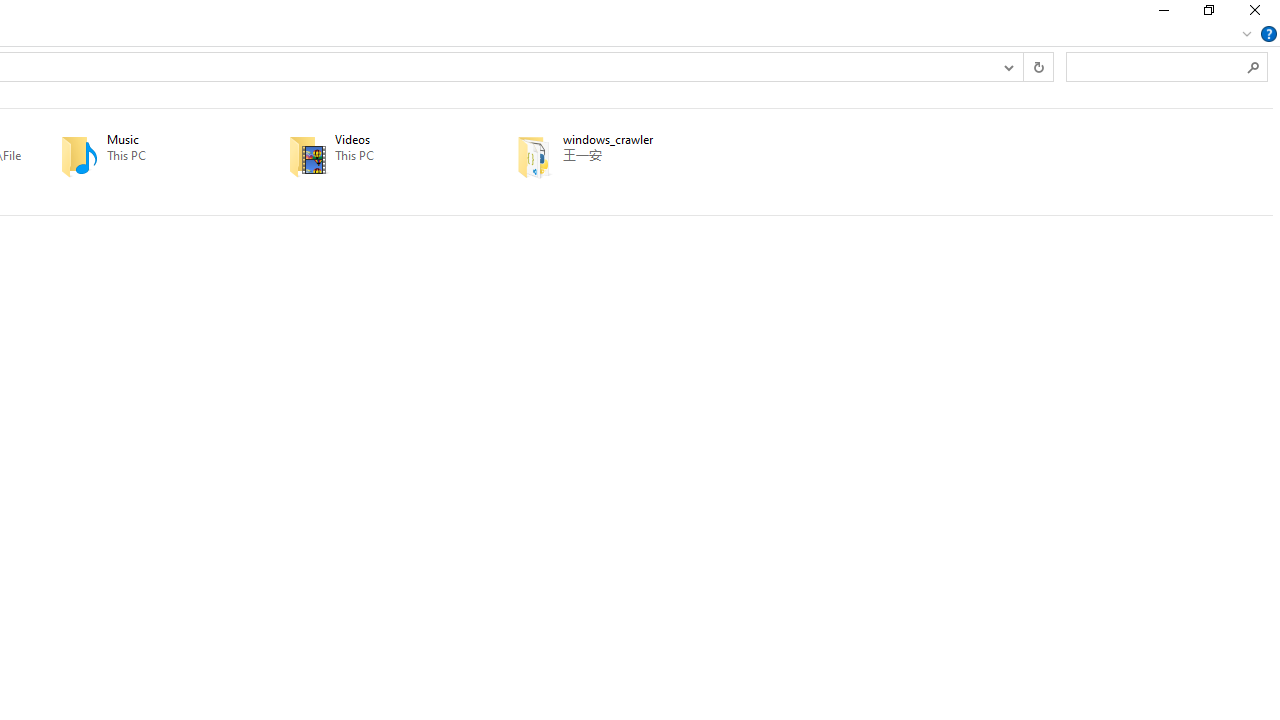  Describe the element at coordinates (1157, 65) in the screenshot. I see `'Search Box'` at that location.